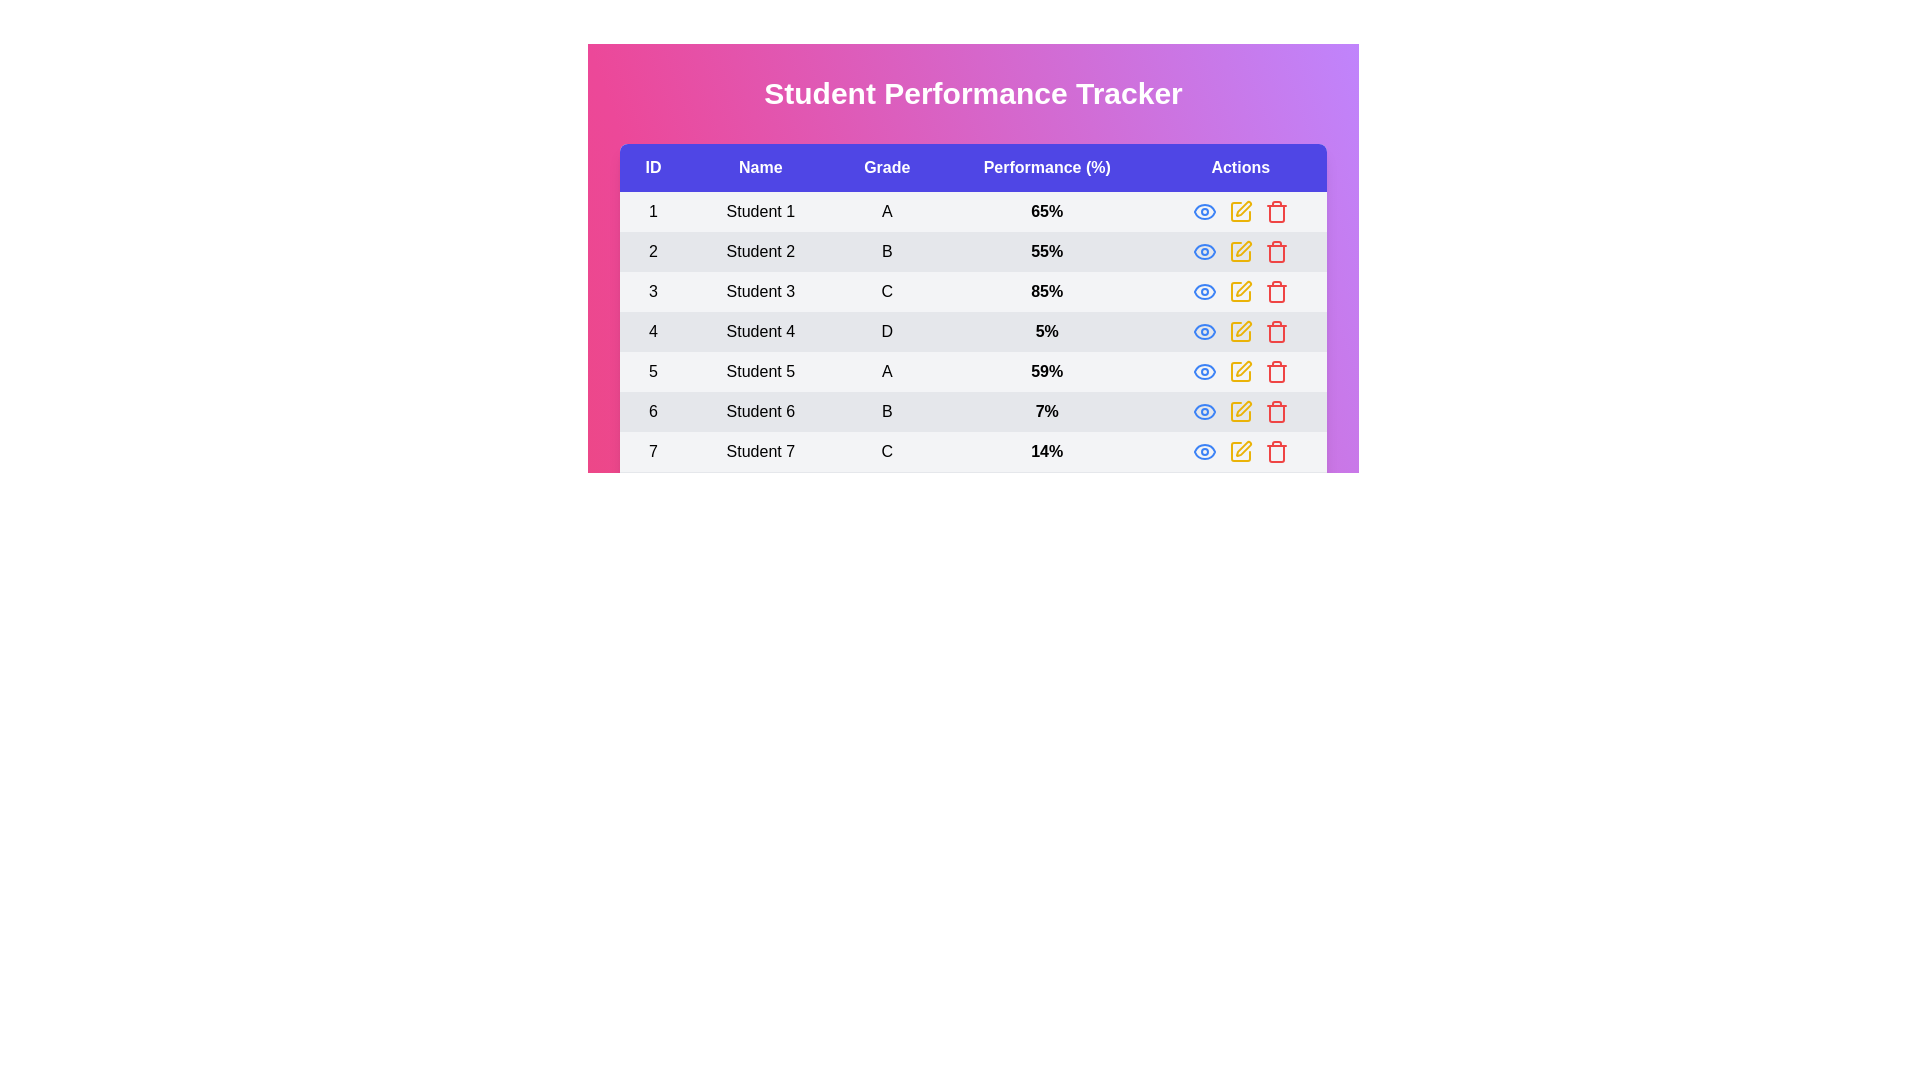  Describe the element at coordinates (1203, 250) in the screenshot. I see `'eye' icon in the 'Actions' column for the student with ID 2` at that location.